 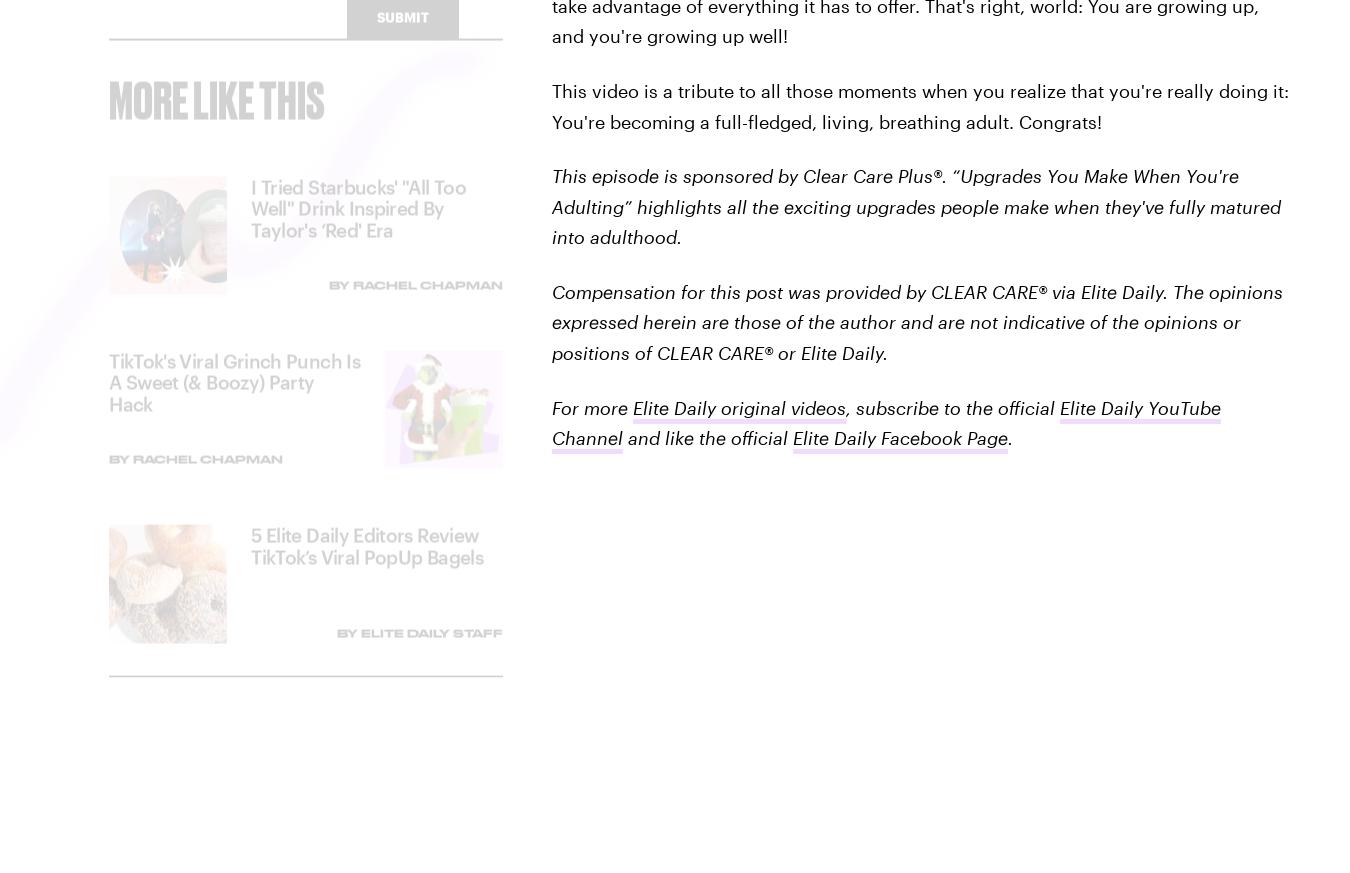 I want to click on 'This video is a tribute to all those moments when you realize that you're really doing it: You're becoming a full-fledged, living, breathing adult. Congrats!', so click(x=919, y=105).